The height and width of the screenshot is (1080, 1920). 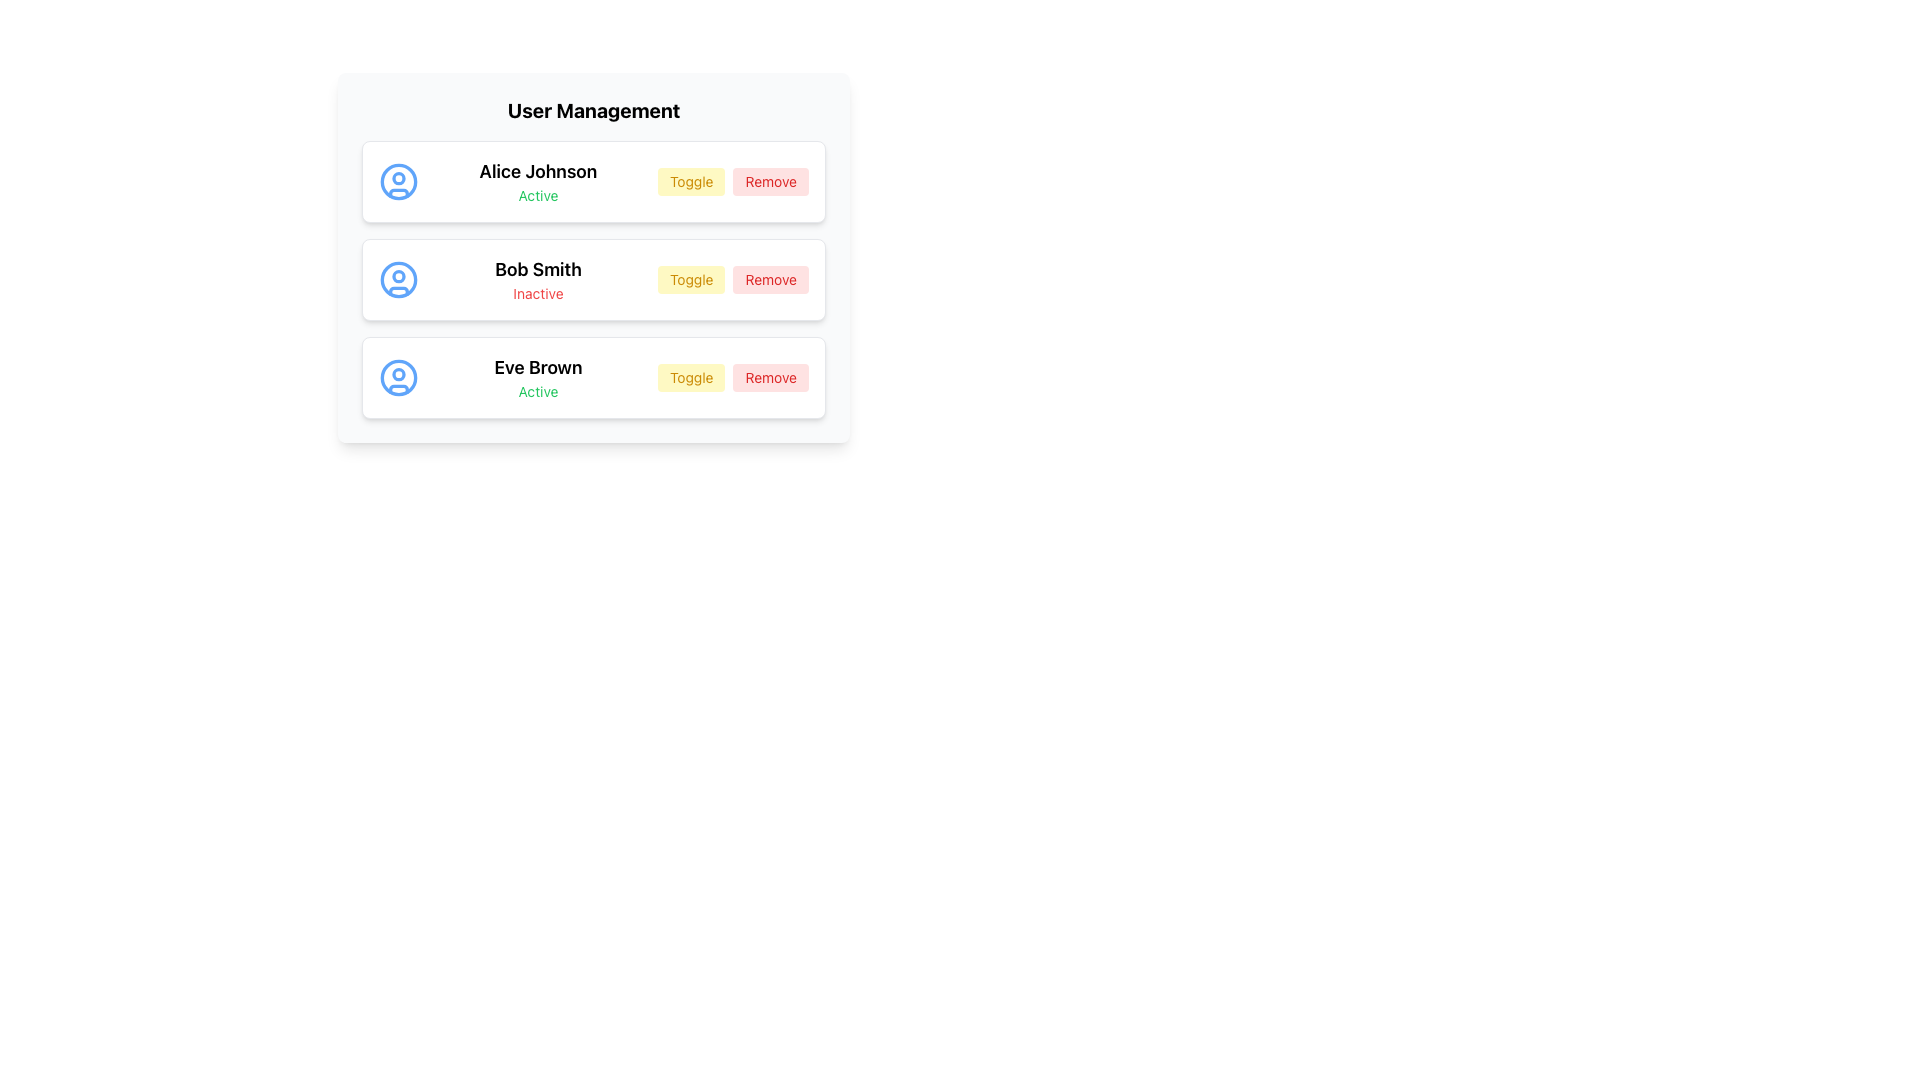 I want to click on the 'Toggle' button with a light yellow background and yellow-orange text, located in the second row of the user details list associated with 'Bob Smith', so click(x=691, y=280).